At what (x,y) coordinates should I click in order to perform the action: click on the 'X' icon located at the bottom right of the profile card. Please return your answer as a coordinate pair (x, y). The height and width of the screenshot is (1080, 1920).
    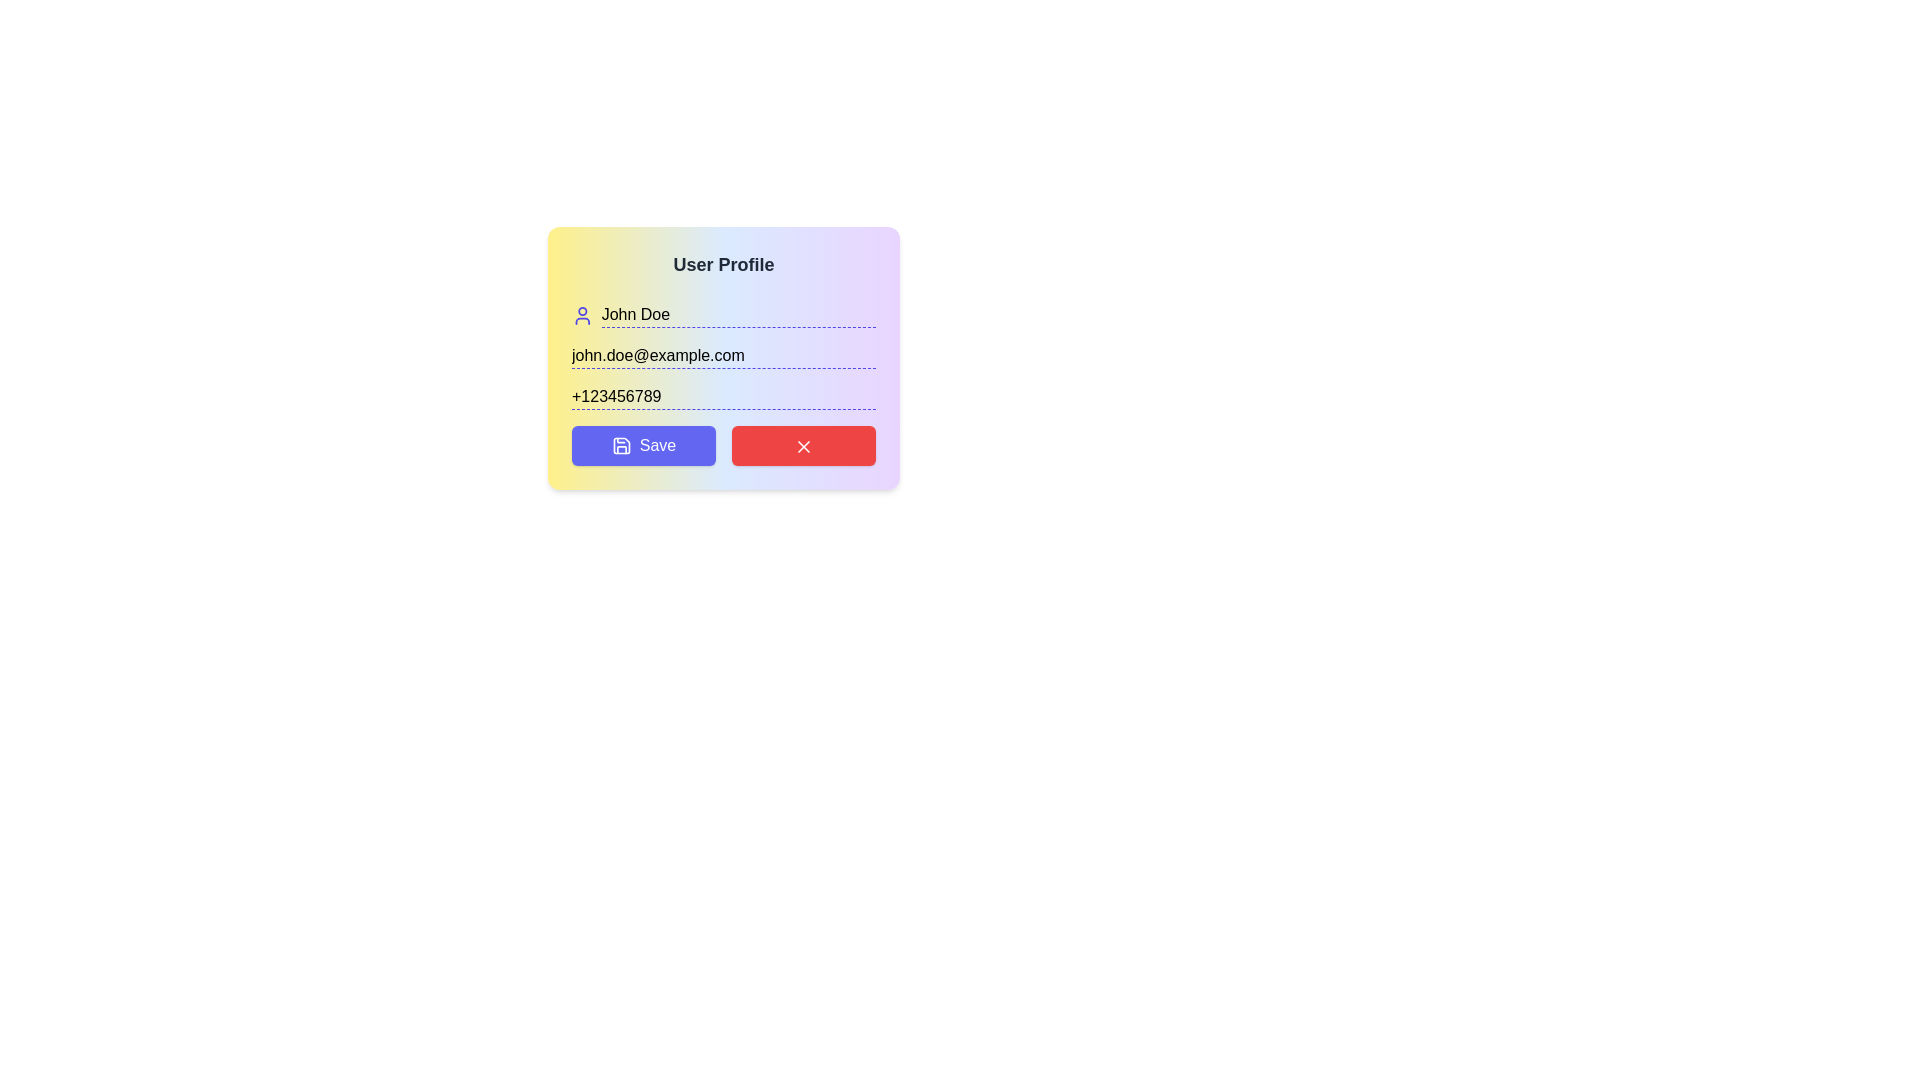
    Looking at the image, I should click on (804, 445).